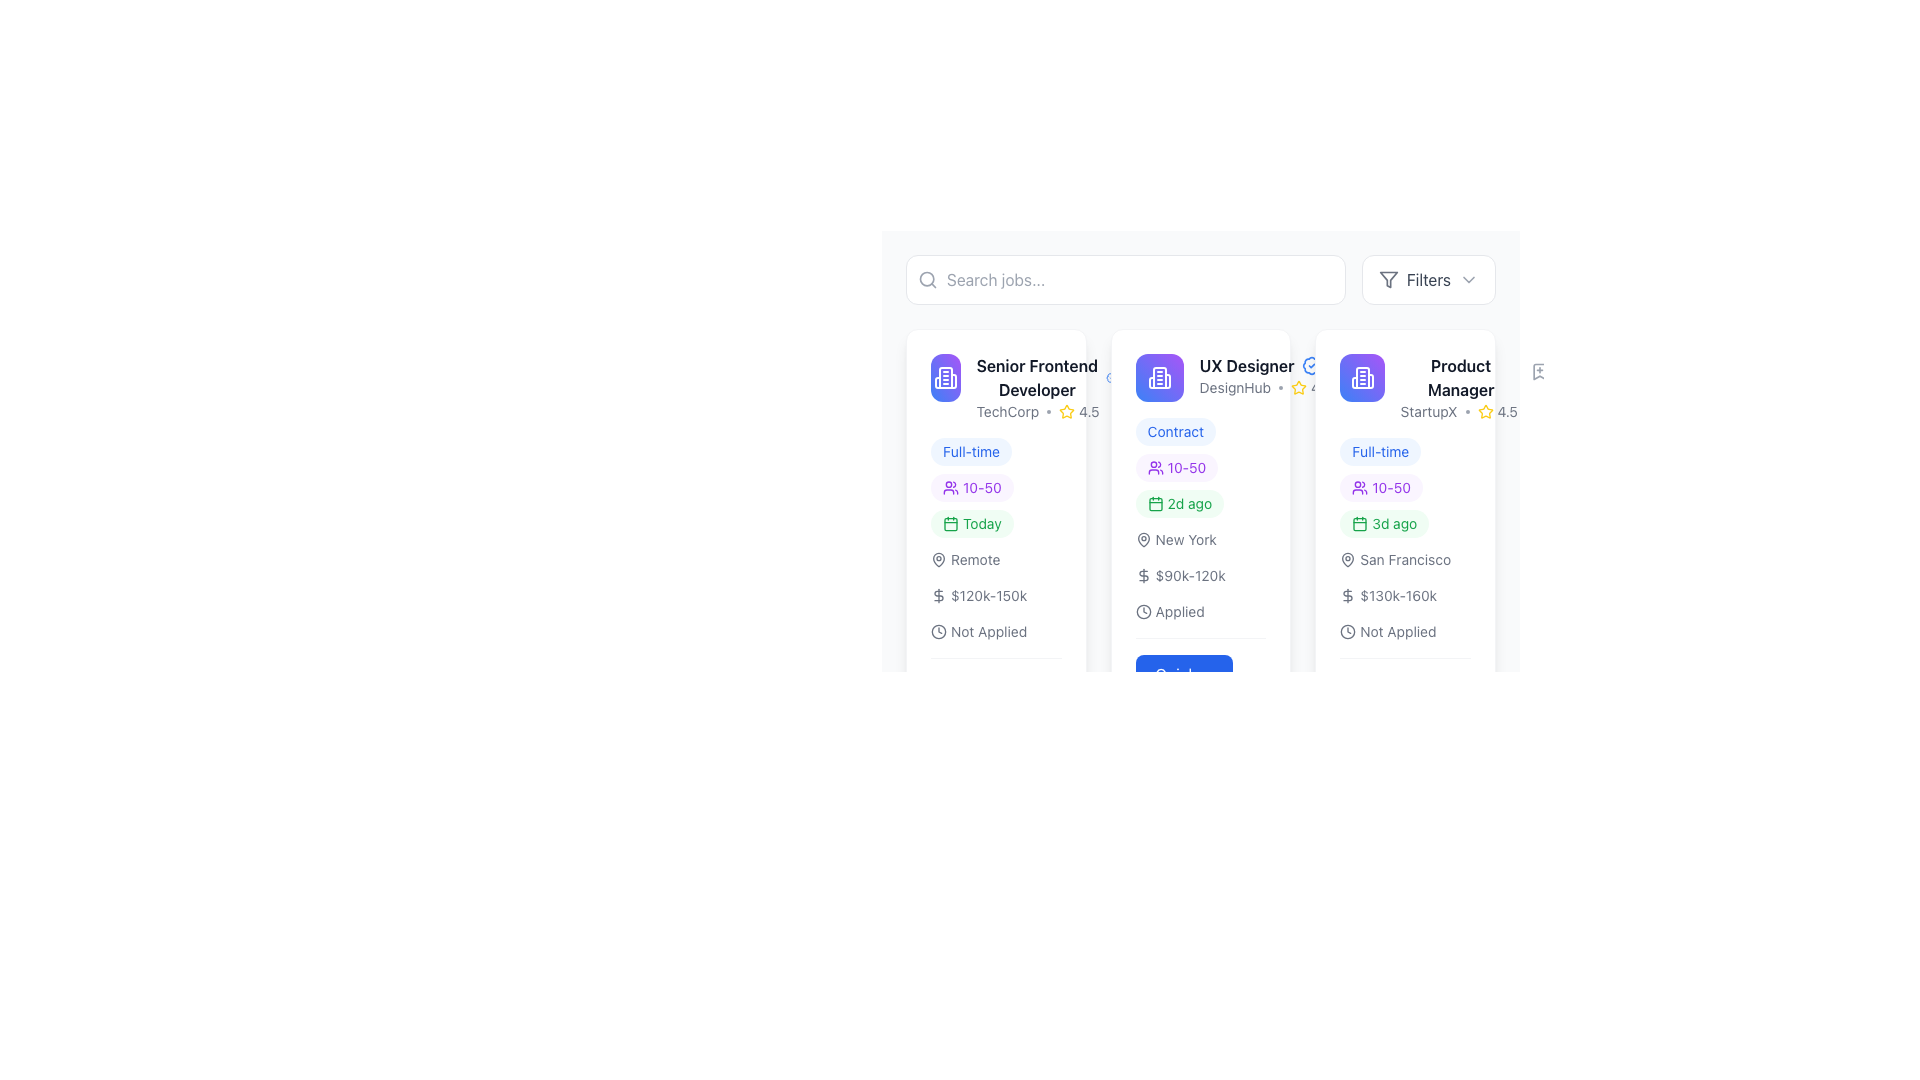  Describe the element at coordinates (1264, 366) in the screenshot. I see `the 'UX Designer' job title element with a blue checkmark icon, located in the second card of the job listing, positioned at the top below the job category icon` at that location.